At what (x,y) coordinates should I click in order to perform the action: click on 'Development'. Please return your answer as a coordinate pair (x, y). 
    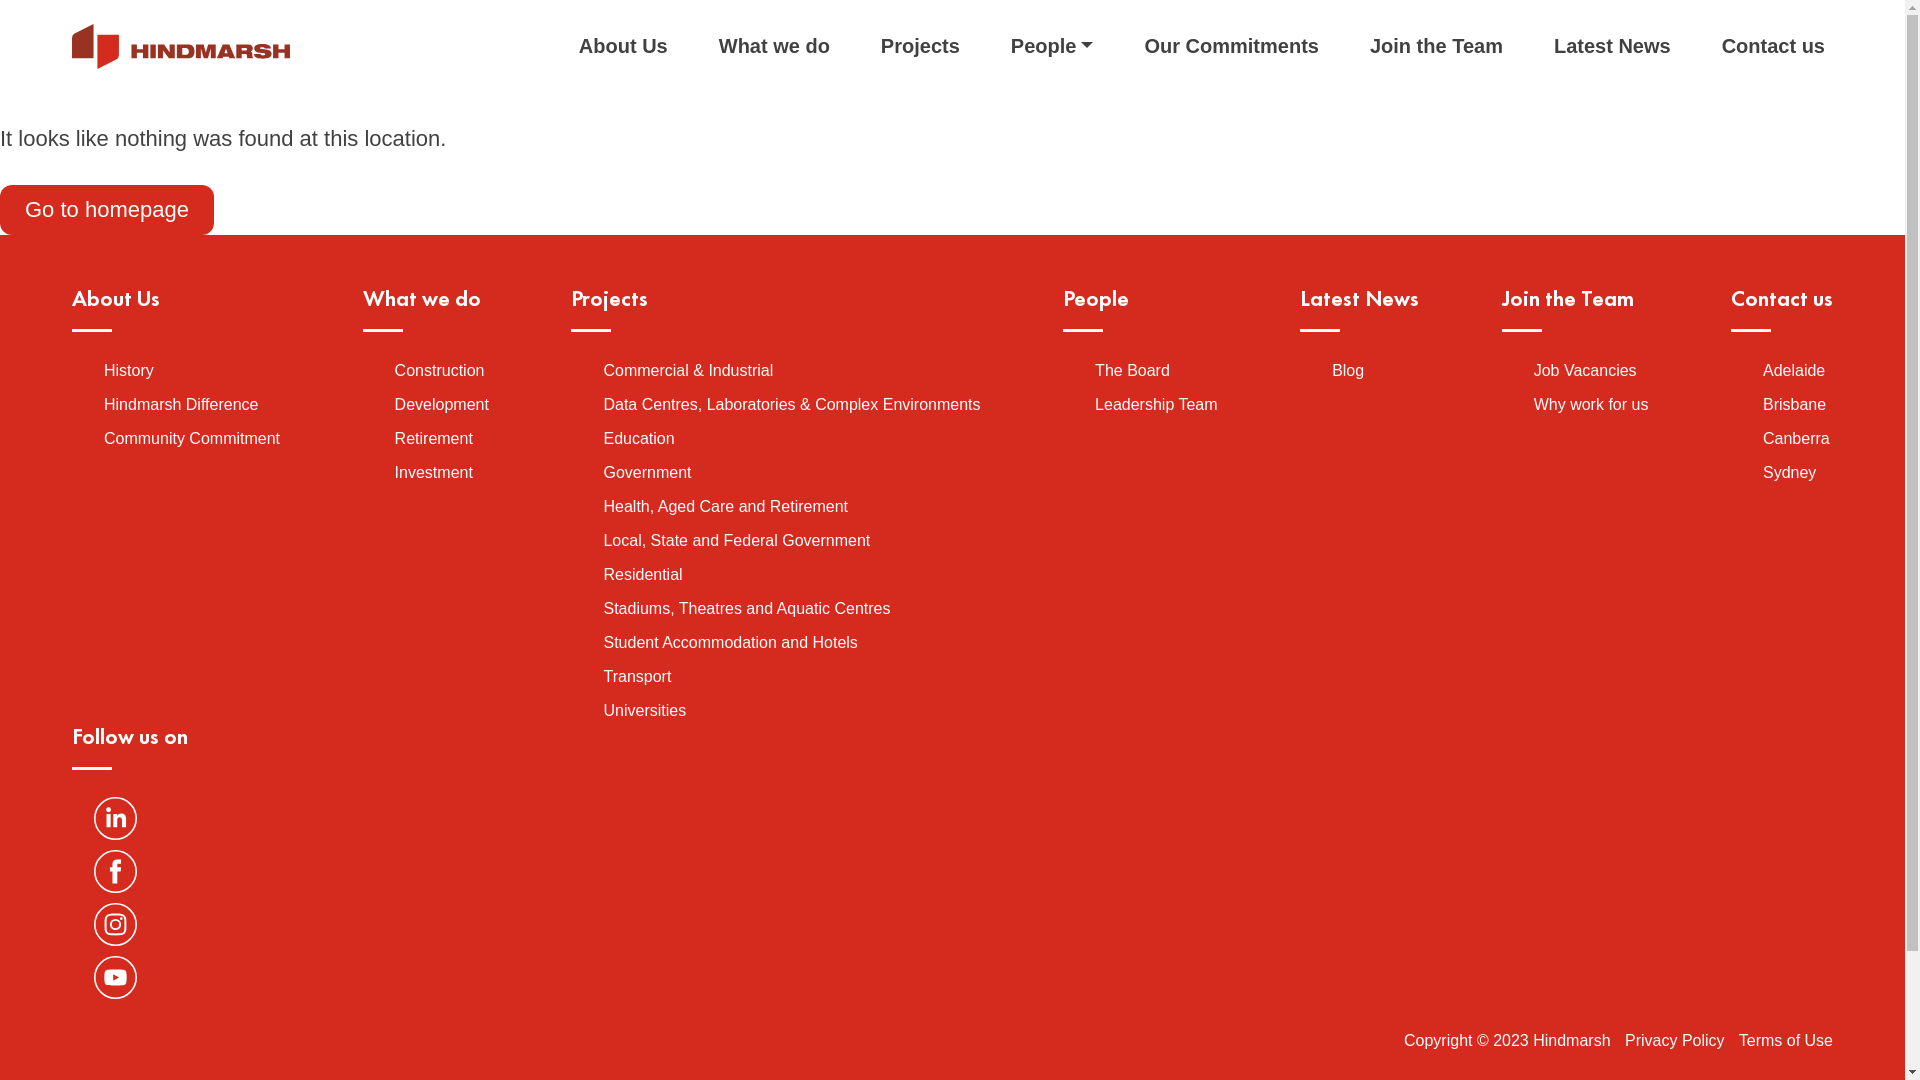
    Looking at the image, I should click on (440, 404).